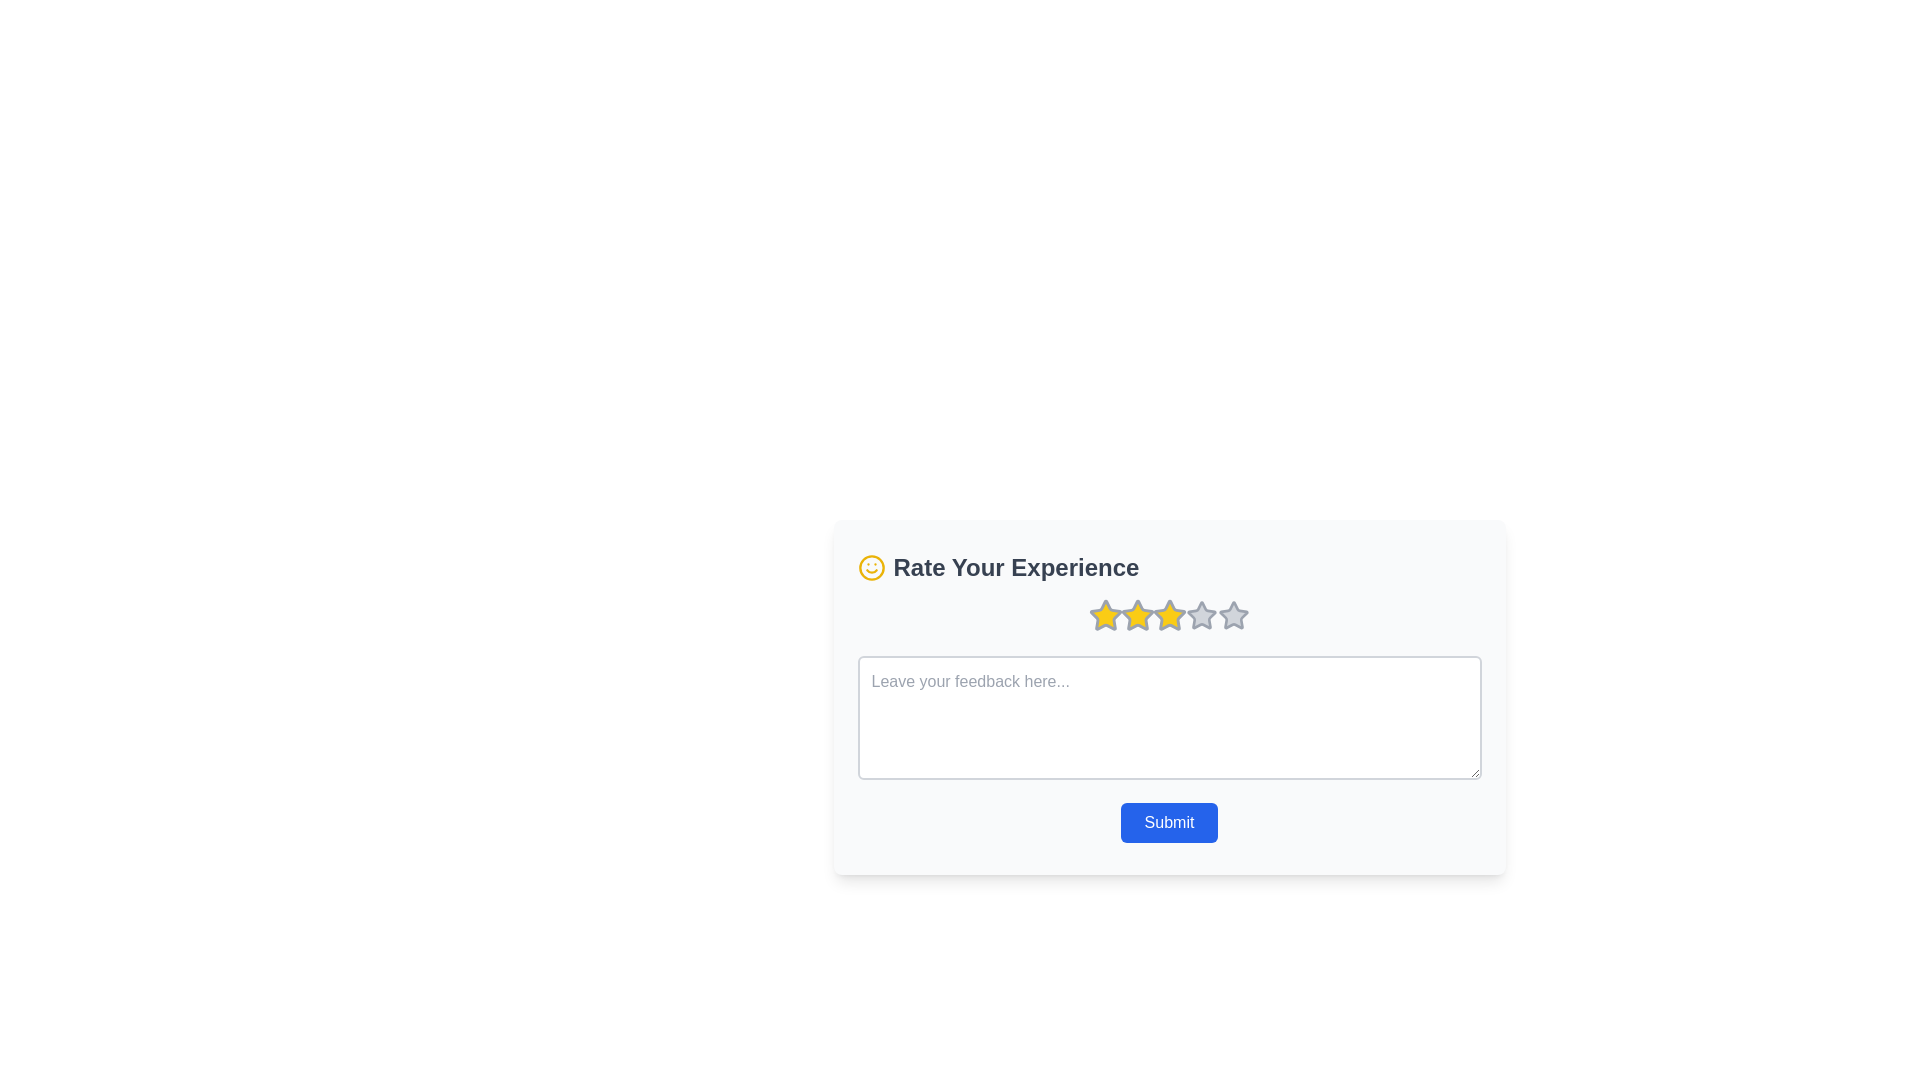 Image resolution: width=1920 pixels, height=1080 pixels. What do you see at coordinates (1169, 614) in the screenshot?
I see `the third star icon in the rating system` at bounding box center [1169, 614].